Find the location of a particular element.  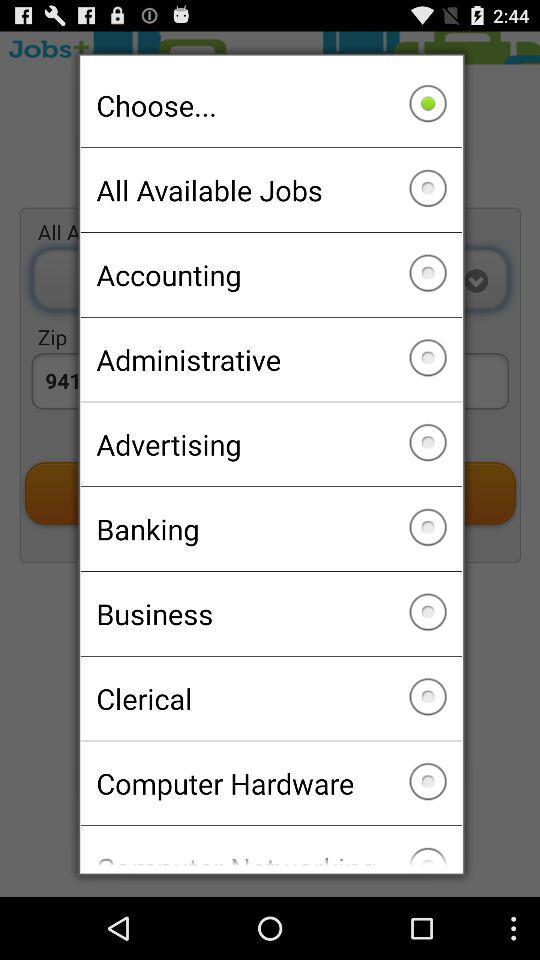

accounting checkbox is located at coordinates (270, 273).